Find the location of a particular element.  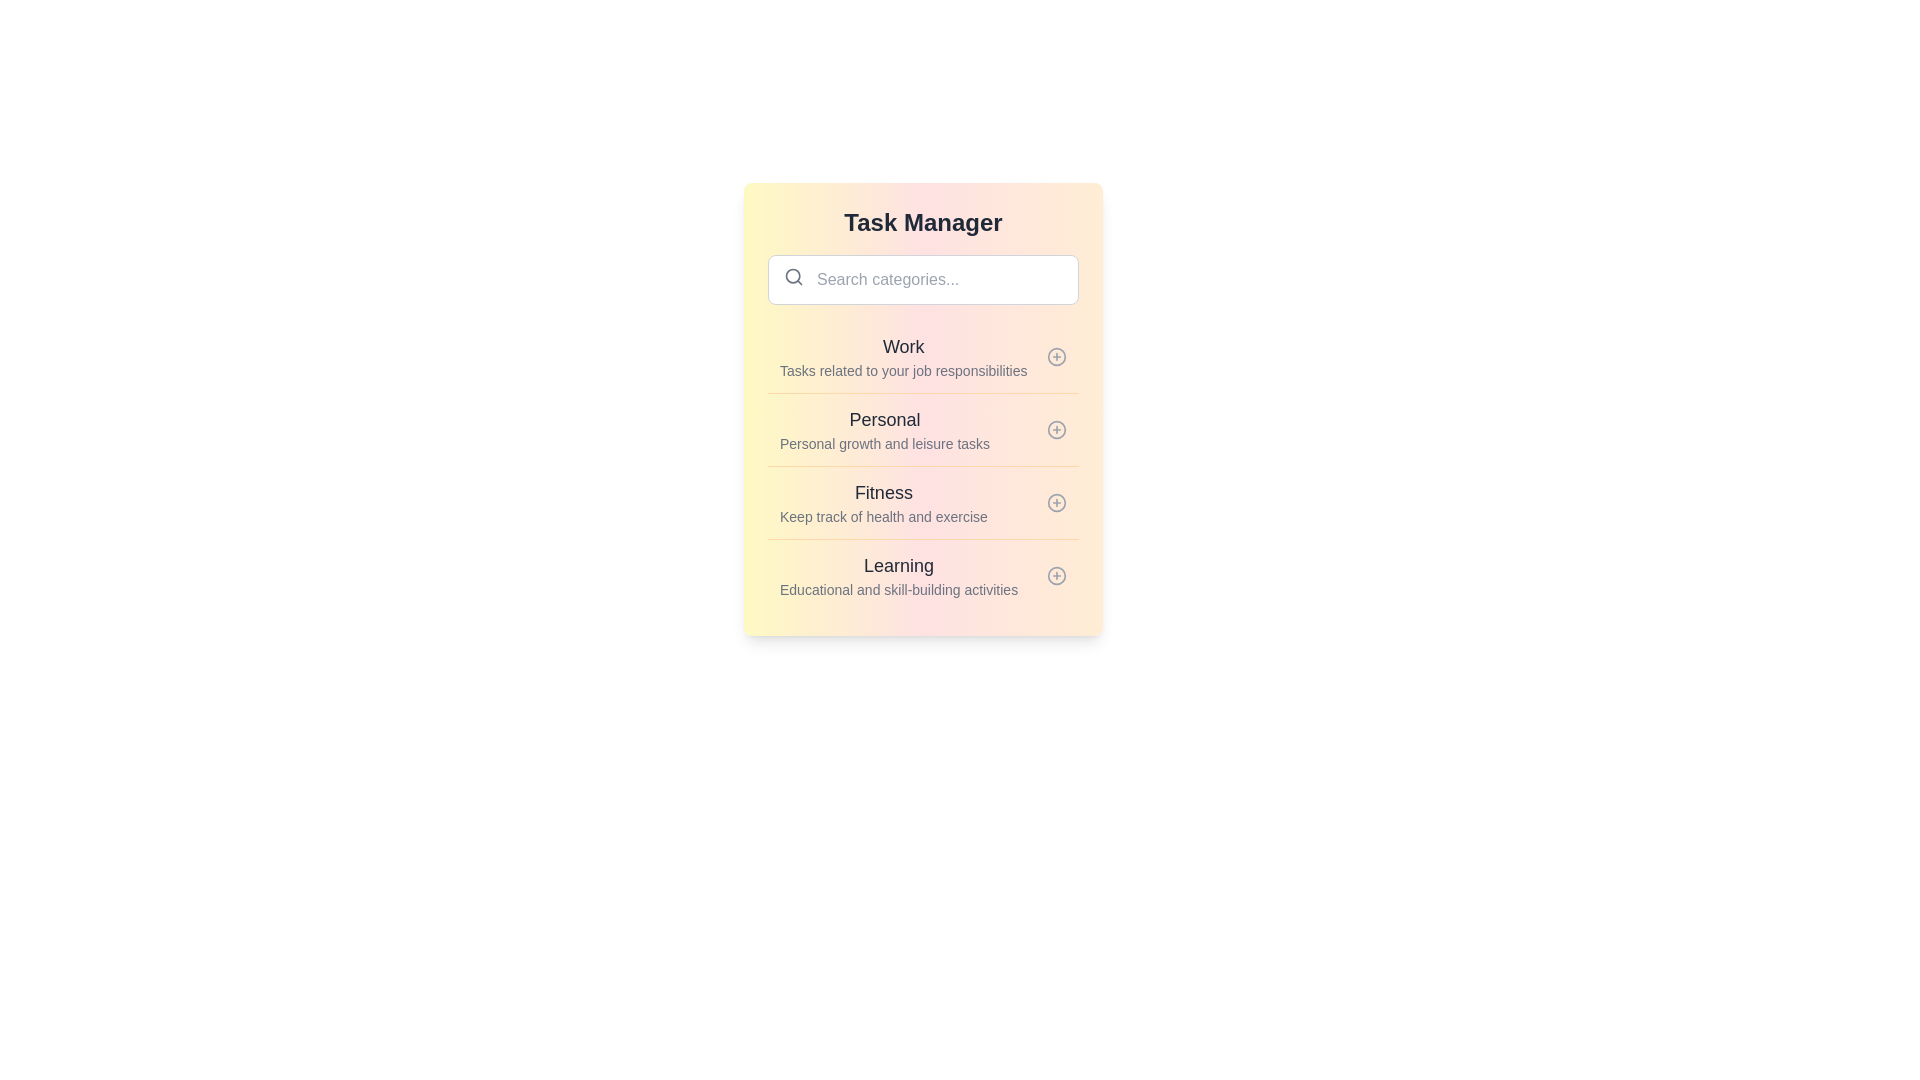

the innermost circular part of the 'plus' icon associated with the 'Learning' category in the list is located at coordinates (1055, 575).